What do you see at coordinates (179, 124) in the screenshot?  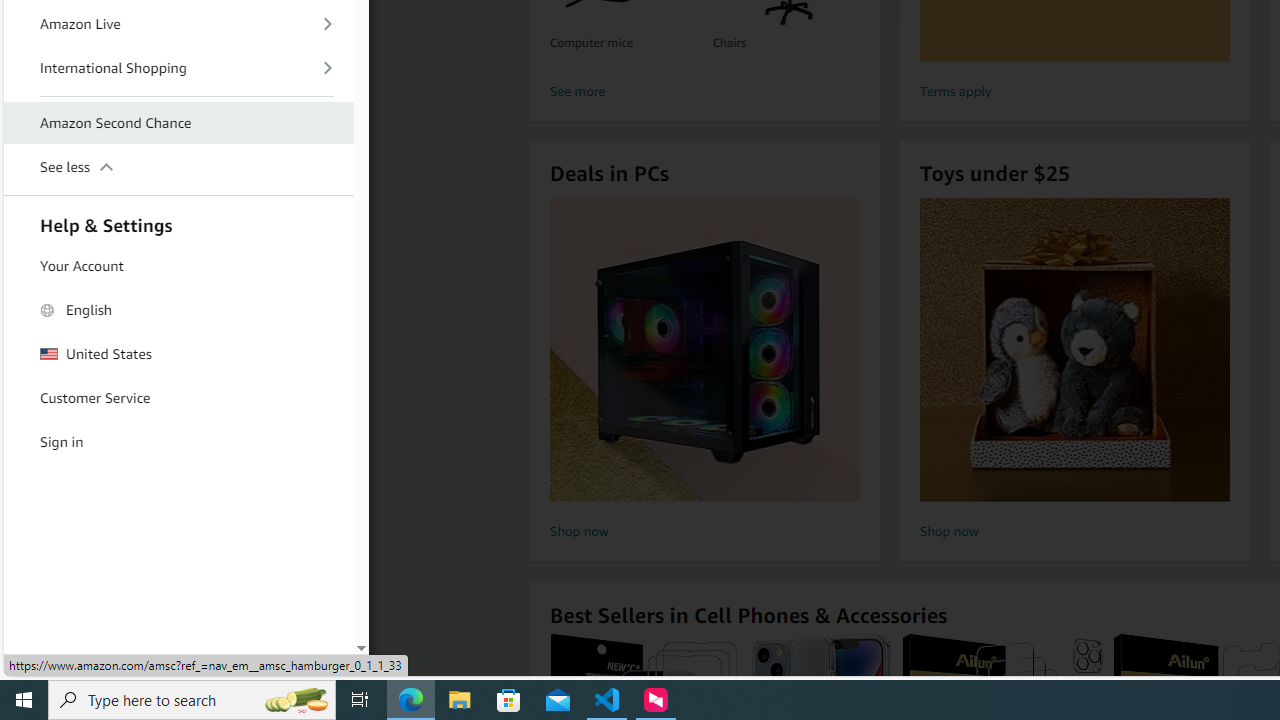 I see `'Amazon Second Chance'` at bounding box center [179, 124].